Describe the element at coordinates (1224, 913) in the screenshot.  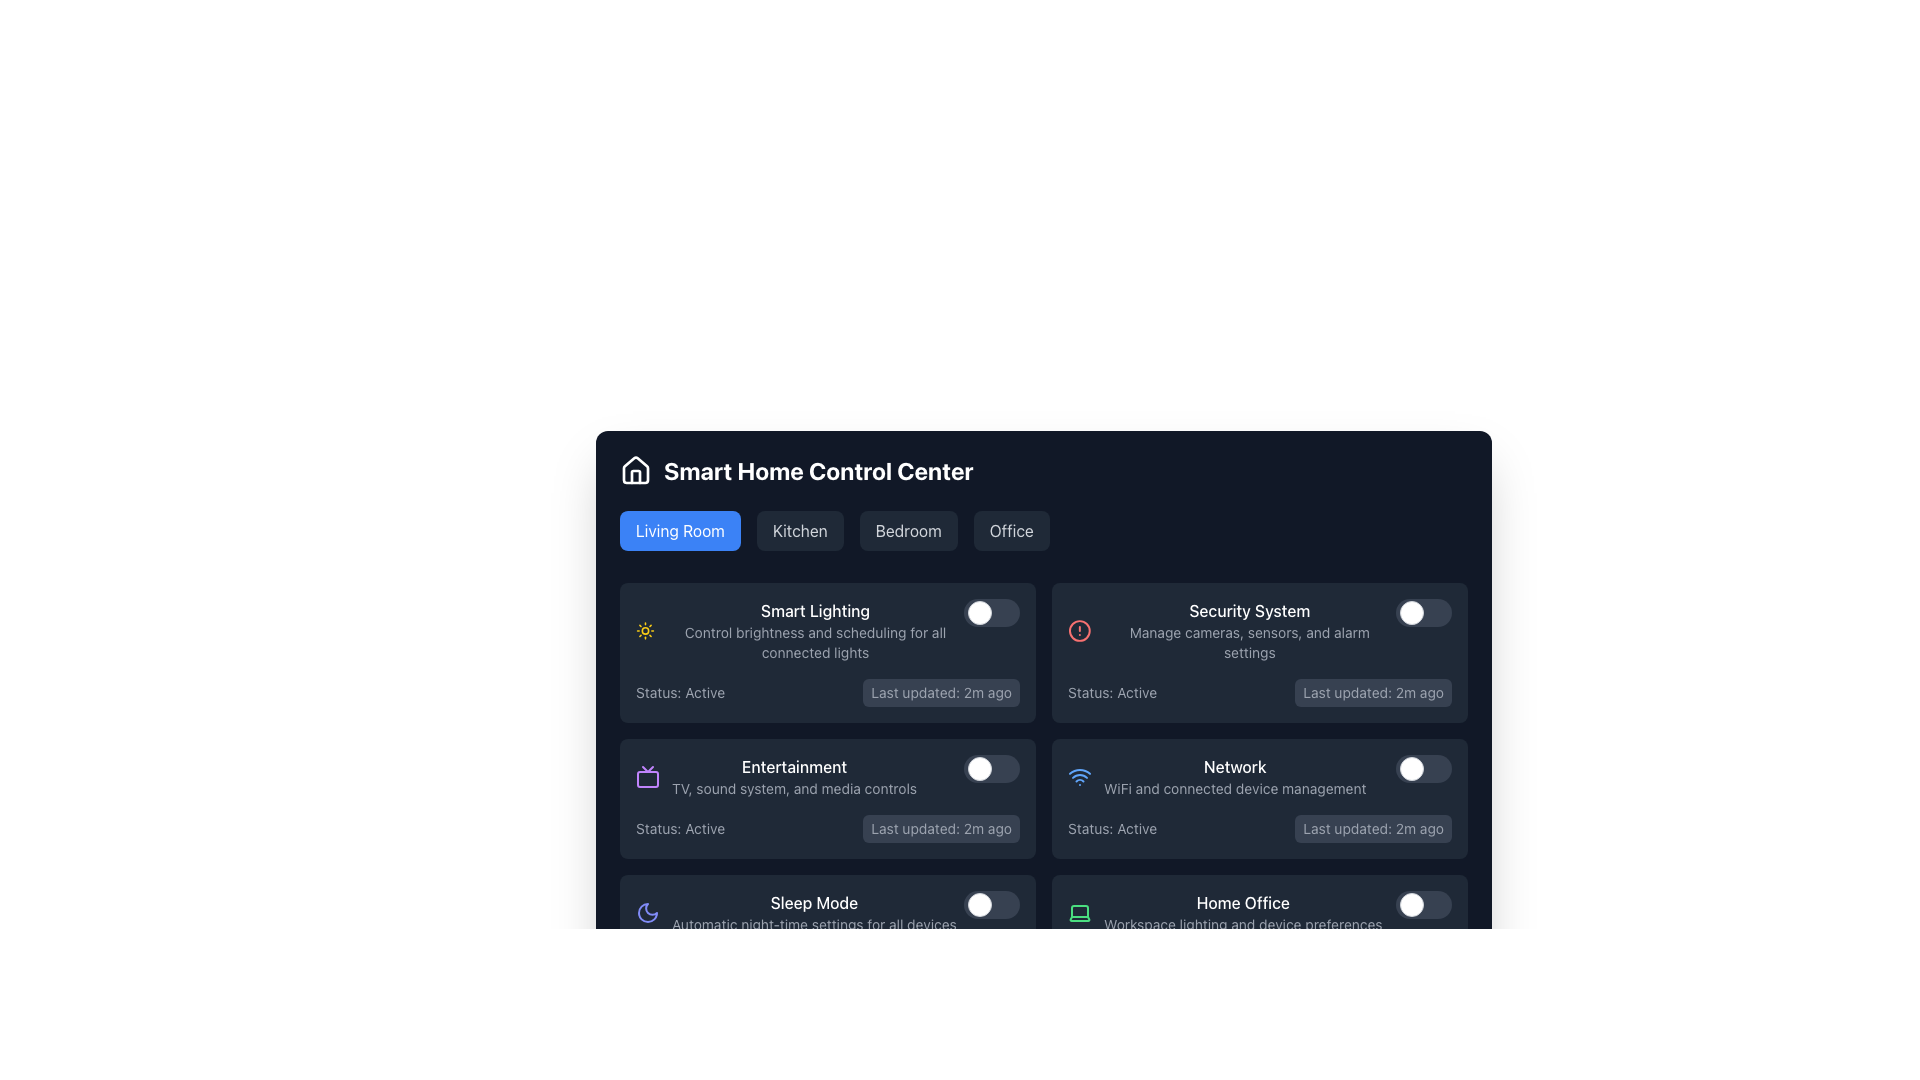
I see `the Informational Text Block with Icon that serves as a label for the 'Home Office' settings, located in the bottom row of the interface's grid layout` at that location.